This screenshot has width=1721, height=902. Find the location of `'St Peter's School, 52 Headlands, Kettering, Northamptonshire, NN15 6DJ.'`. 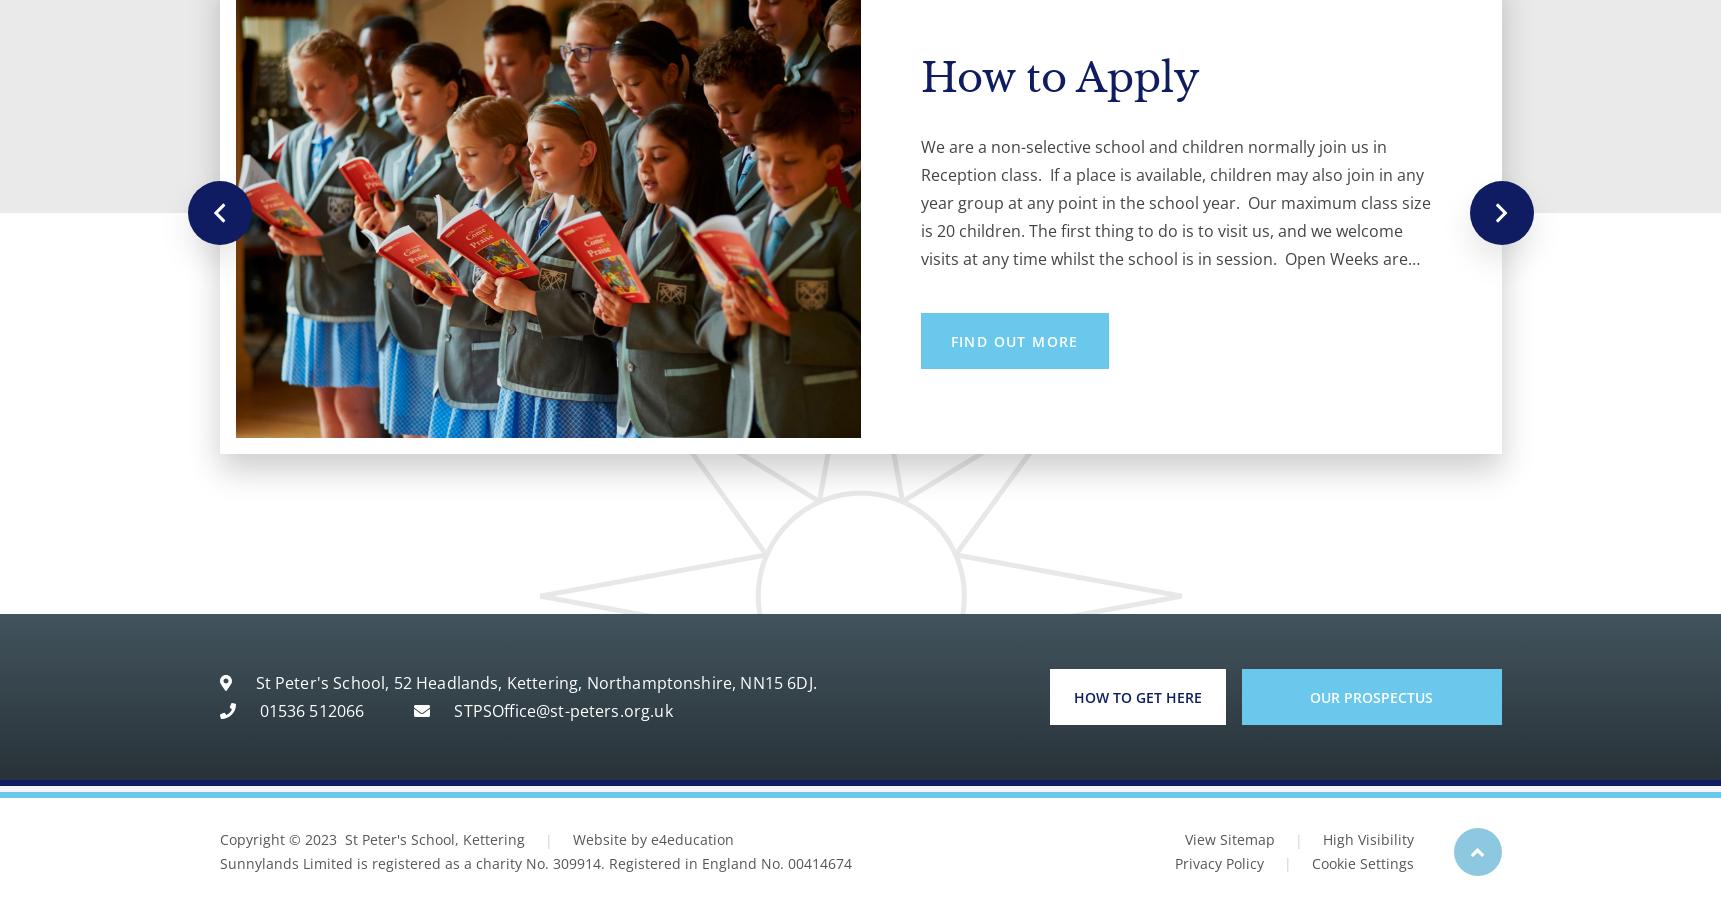

'St Peter's School, 52 Headlands, Kettering, Northamptonshire, NN15 6DJ.' is located at coordinates (255, 682).